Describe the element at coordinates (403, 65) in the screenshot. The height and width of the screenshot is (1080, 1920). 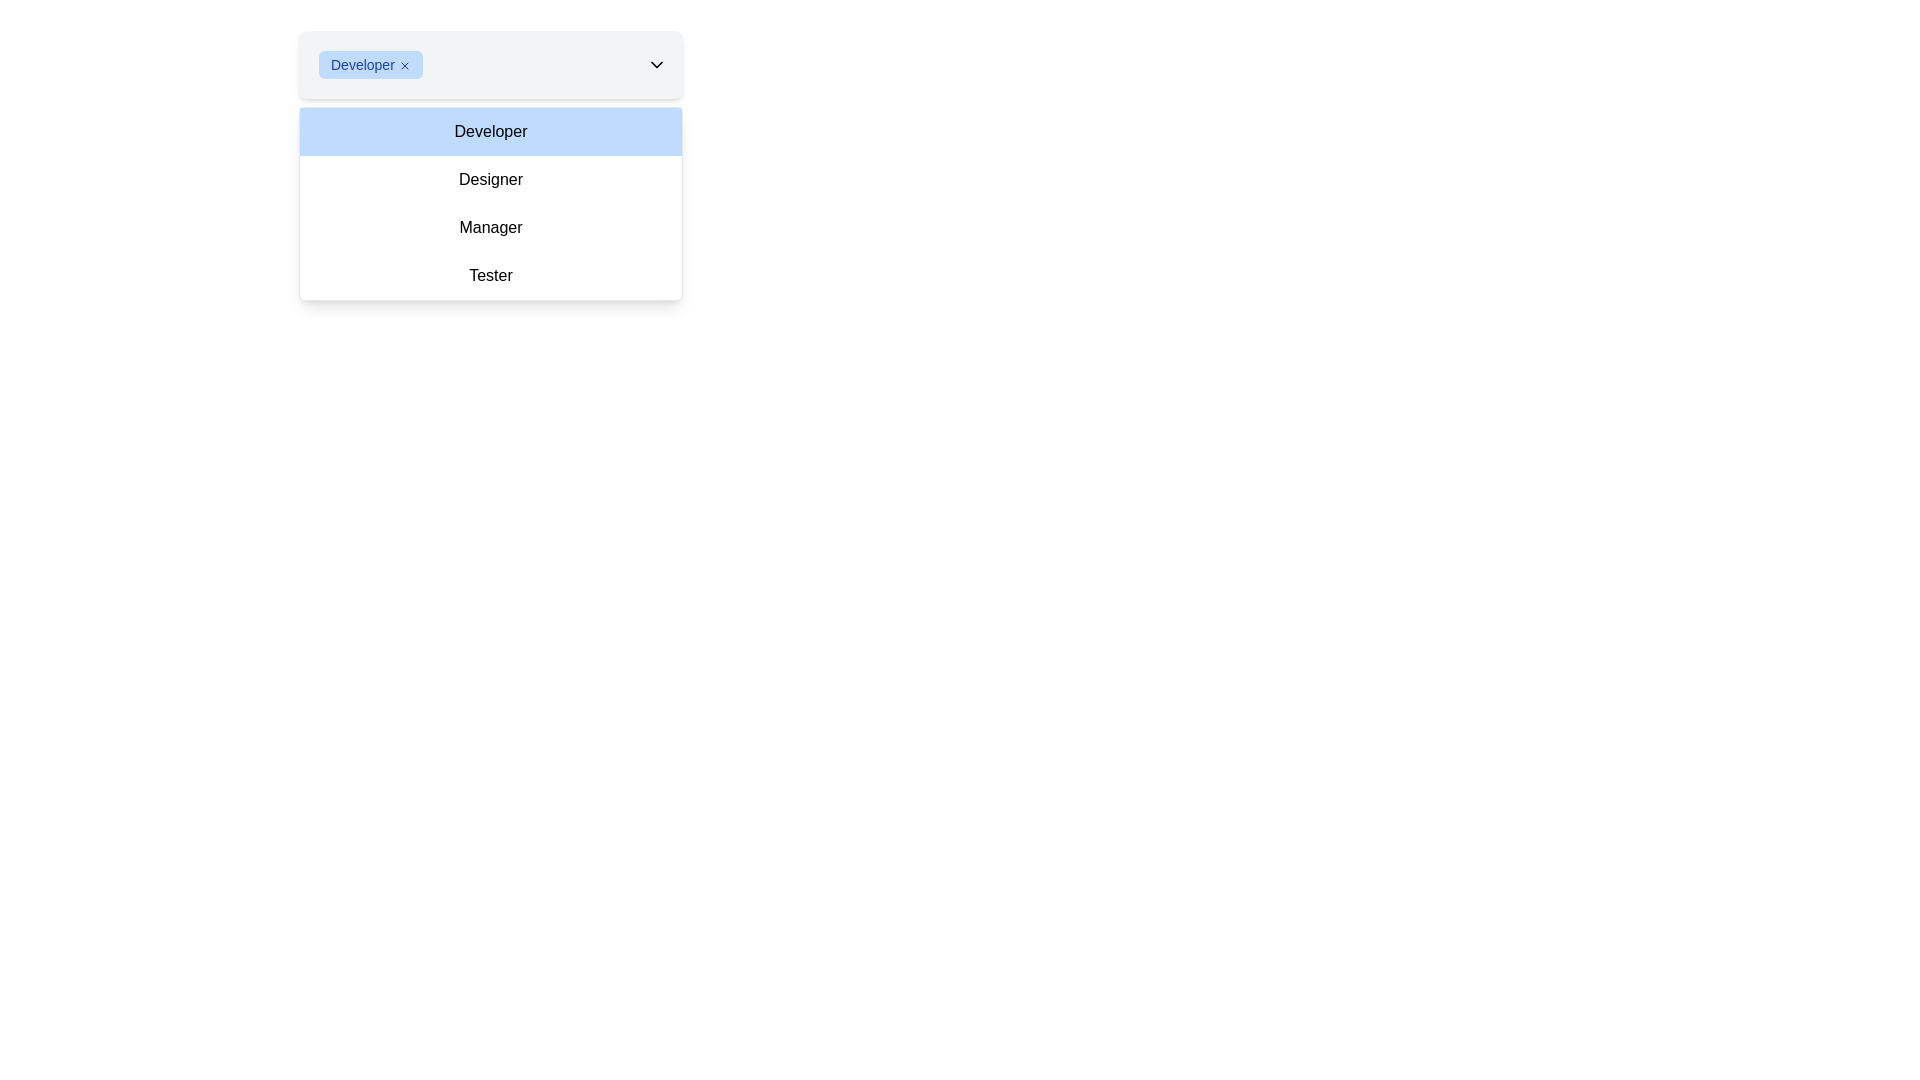
I see `the close icon button located at the rightmost end of the blue label displaying the text 'Developer'` at that location.